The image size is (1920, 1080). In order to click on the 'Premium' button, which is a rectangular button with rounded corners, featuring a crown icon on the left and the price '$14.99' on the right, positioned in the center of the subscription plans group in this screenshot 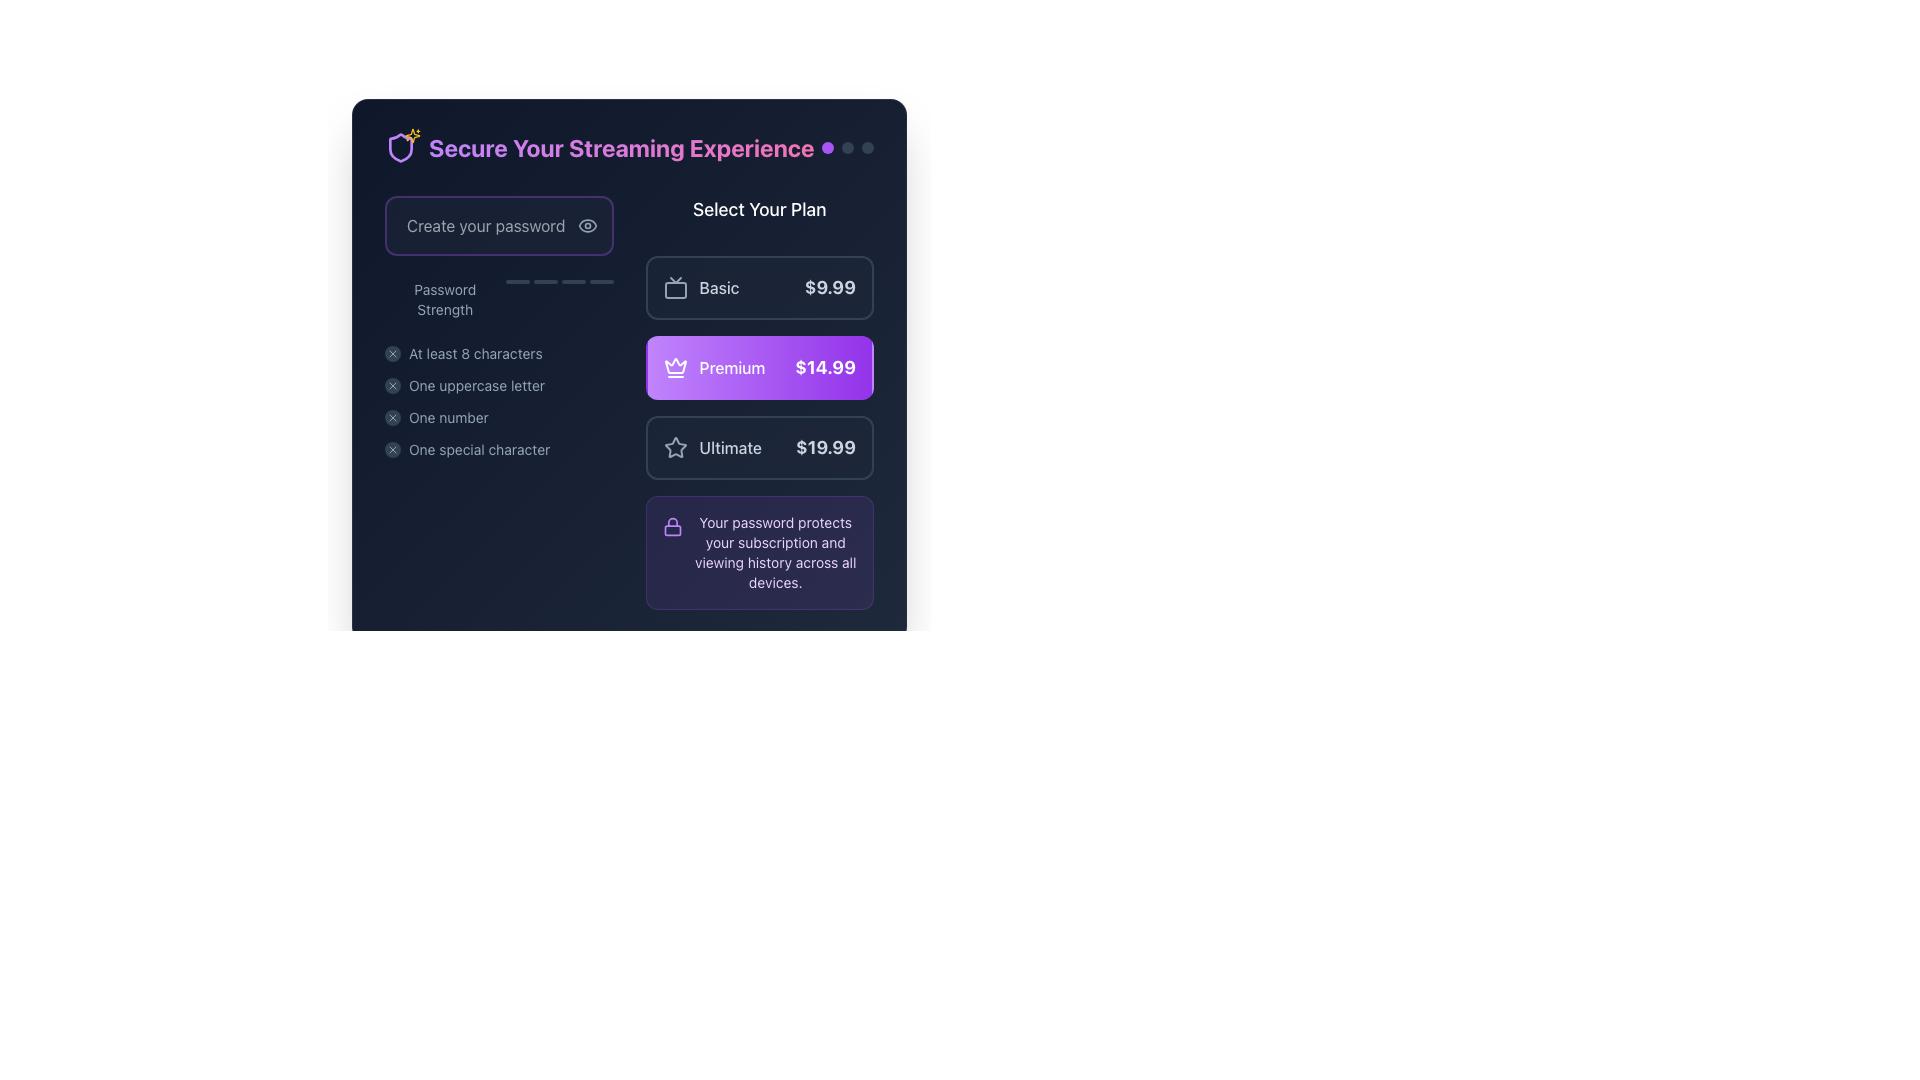, I will do `click(758, 367)`.